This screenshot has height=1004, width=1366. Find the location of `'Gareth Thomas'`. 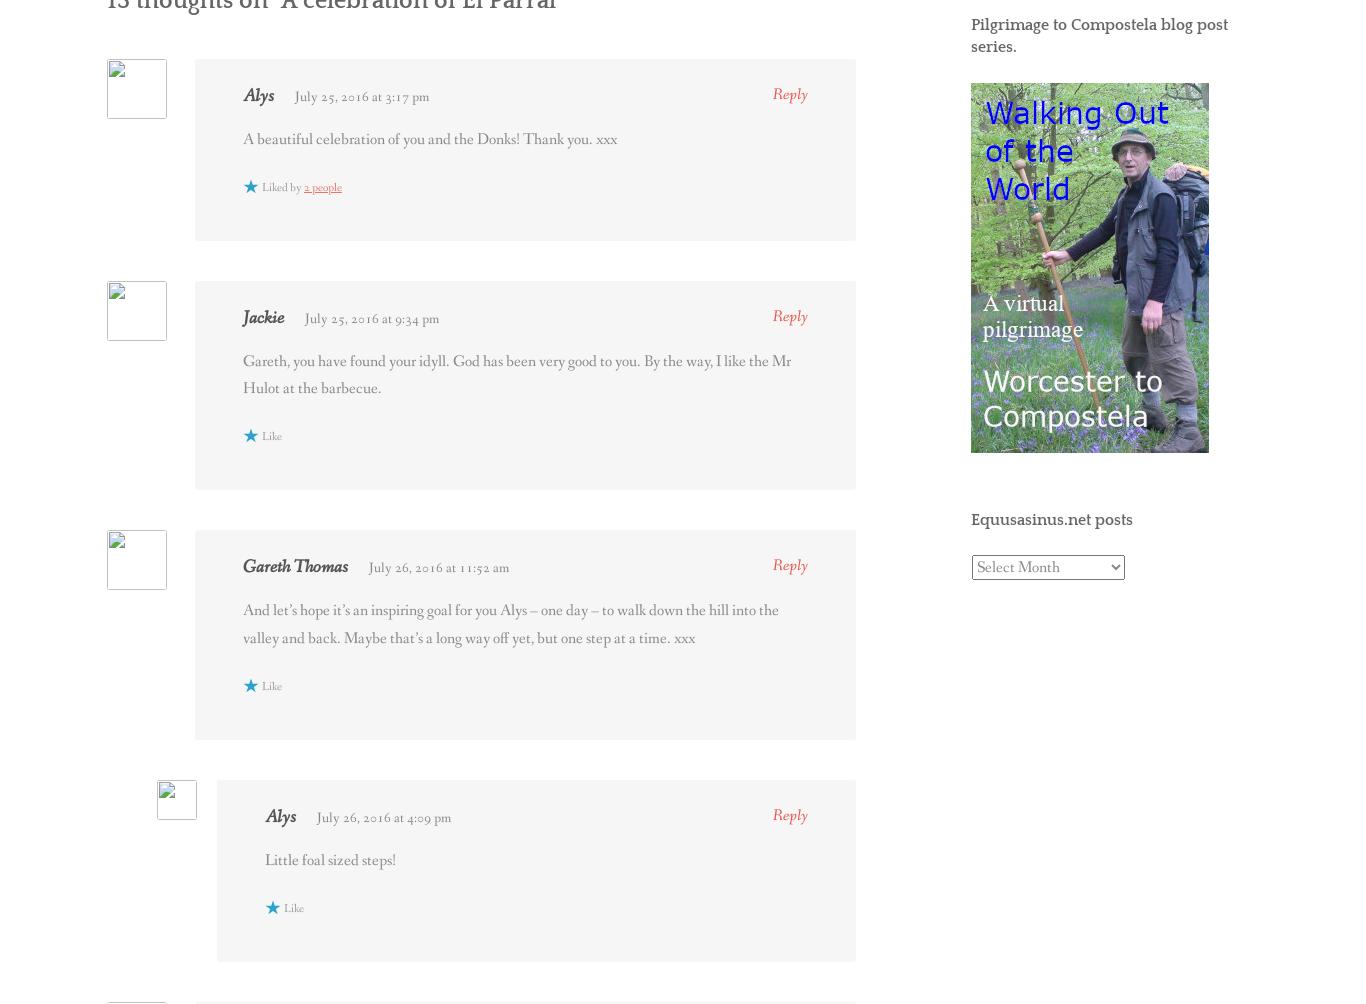

'Gareth Thomas' is located at coordinates (243, 566).